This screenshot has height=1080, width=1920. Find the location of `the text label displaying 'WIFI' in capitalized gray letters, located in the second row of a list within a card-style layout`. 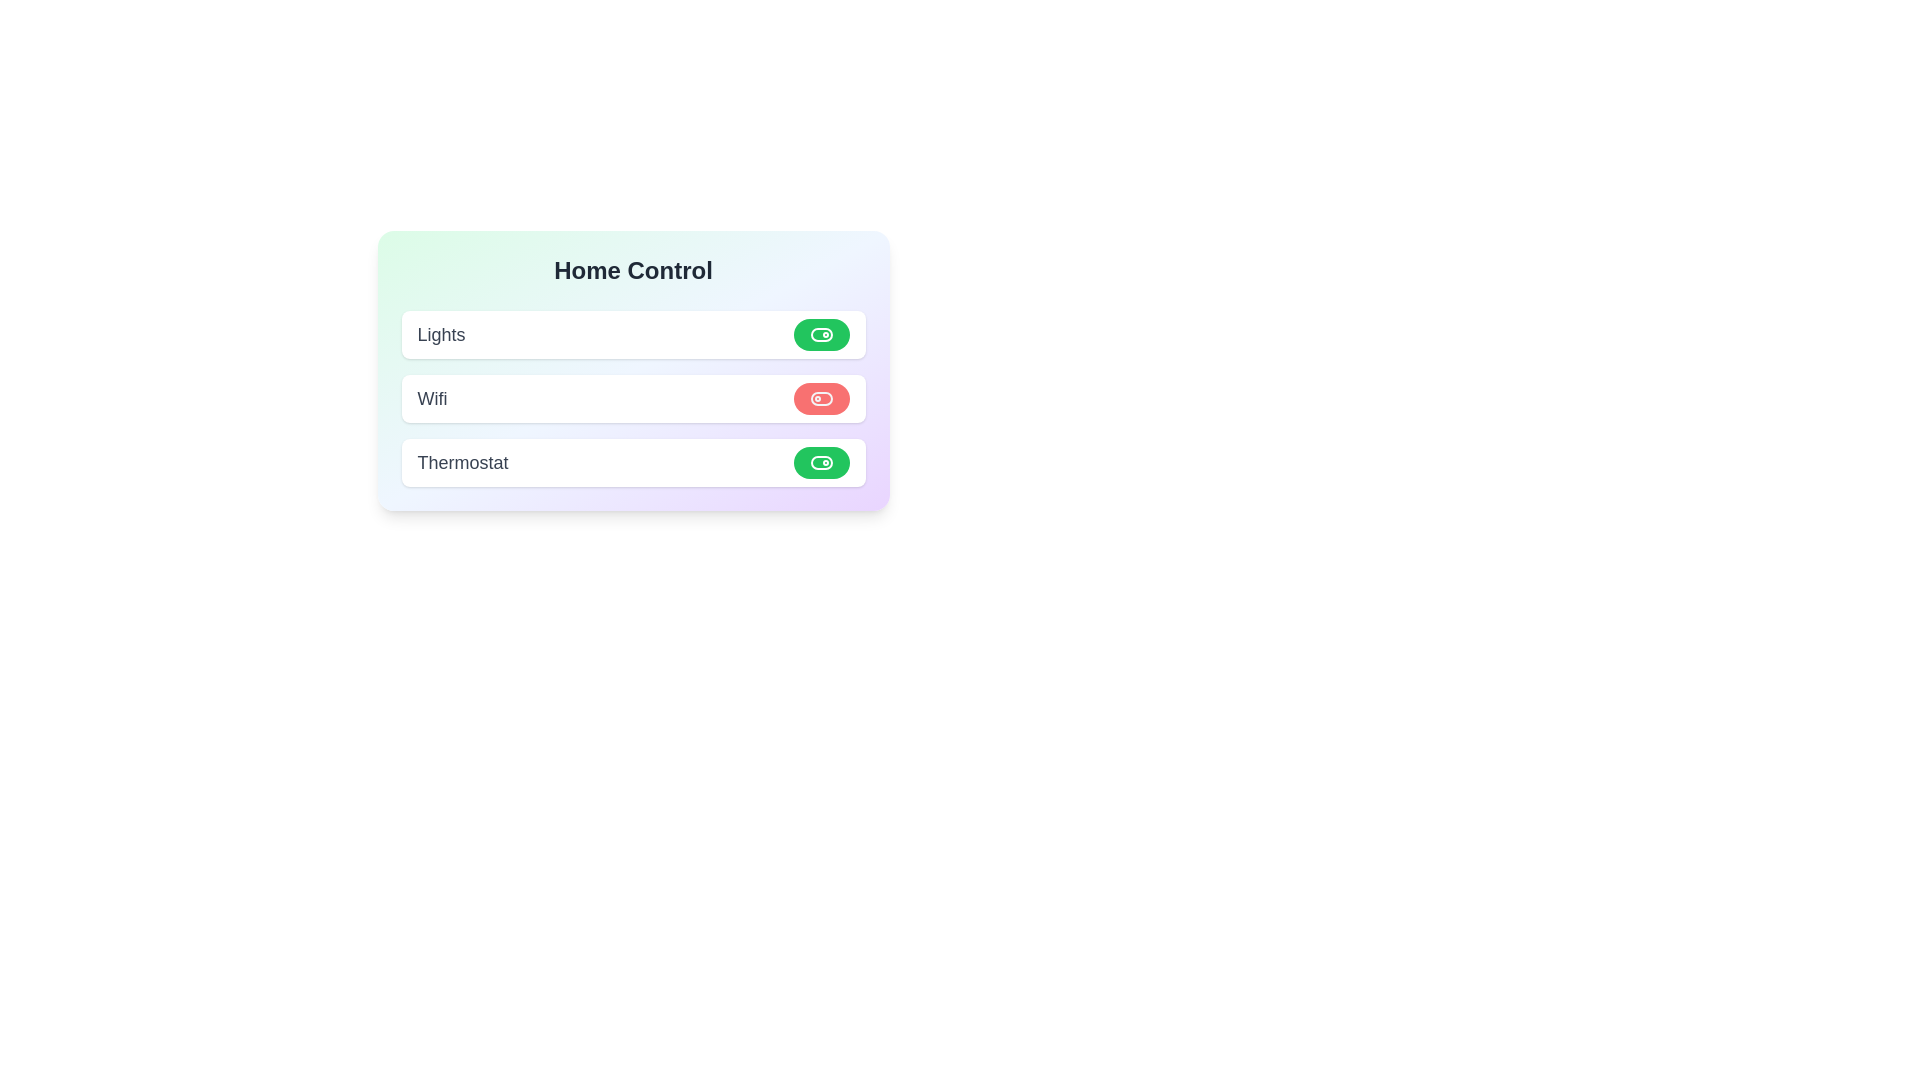

the text label displaying 'WIFI' in capitalized gray letters, located in the second row of a list within a card-style layout is located at coordinates (431, 398).